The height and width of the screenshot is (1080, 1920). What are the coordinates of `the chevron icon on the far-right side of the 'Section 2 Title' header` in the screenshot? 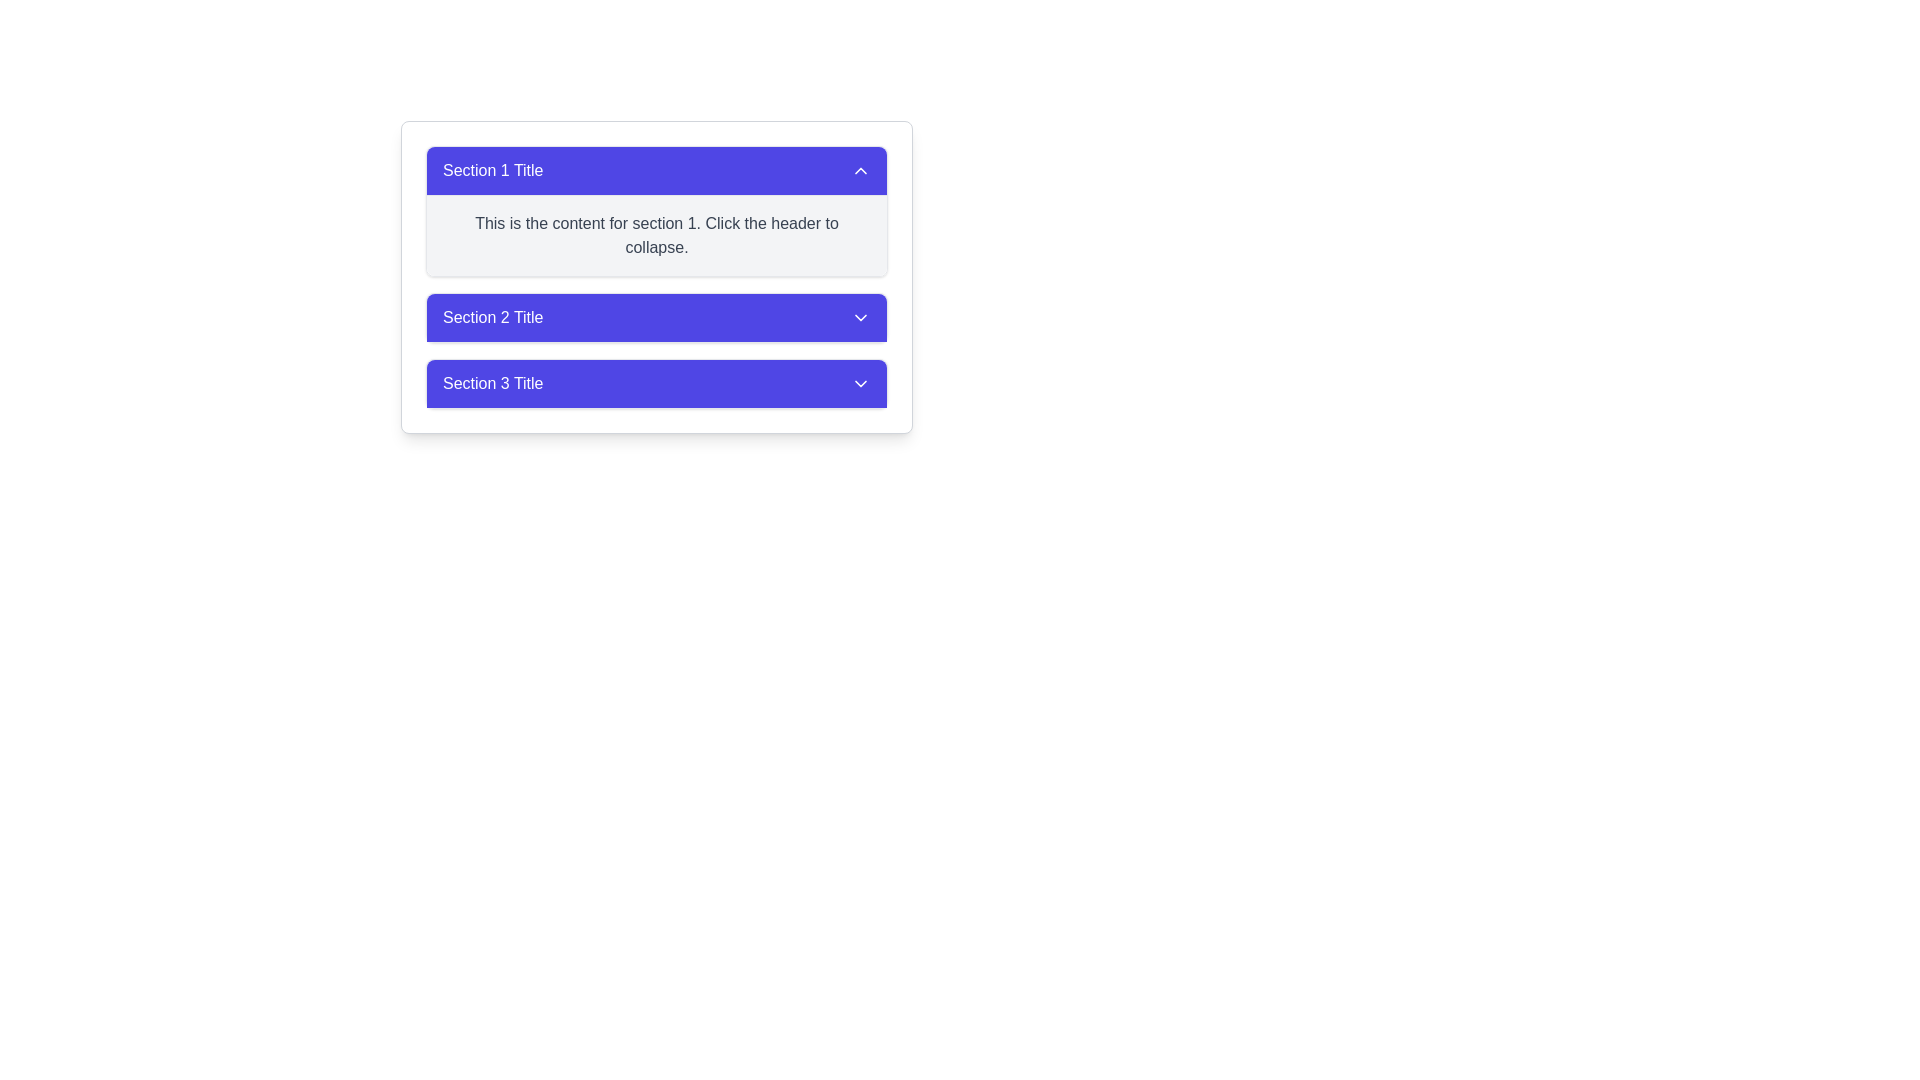 It's located at (860, 316).